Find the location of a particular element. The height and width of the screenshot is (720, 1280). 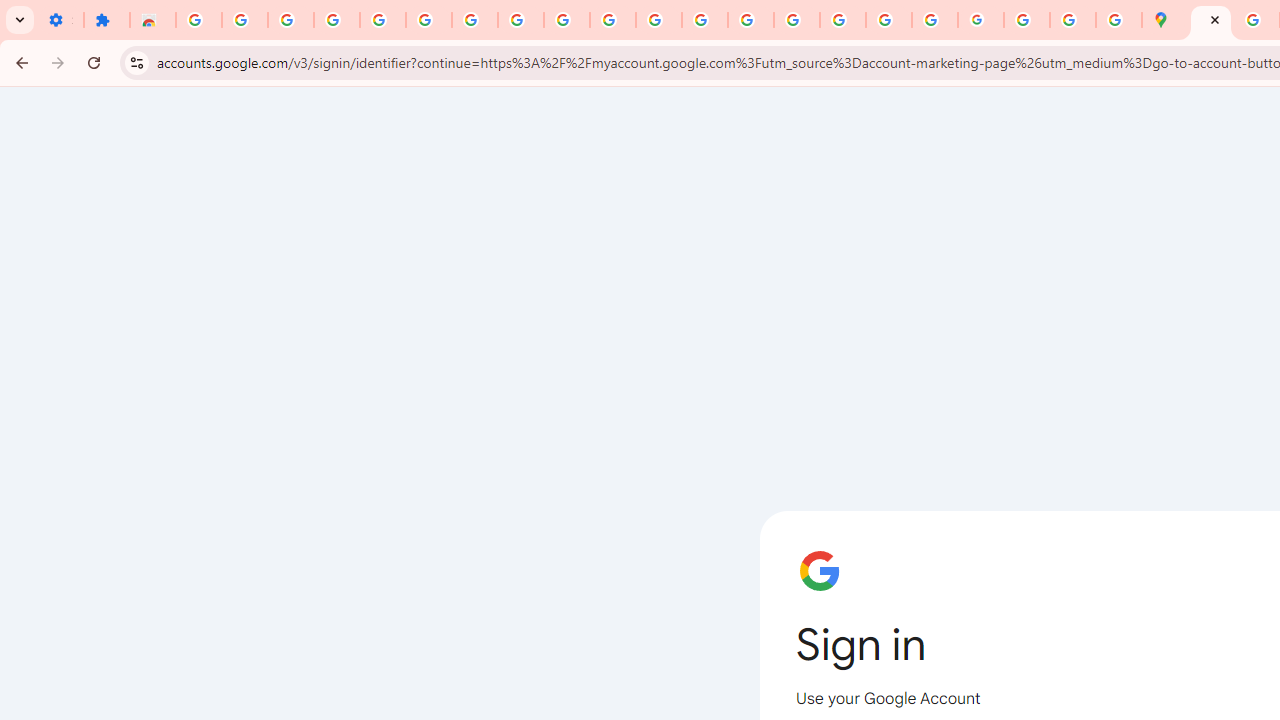

'Google Maps' is located at coordinates (1164, 20).